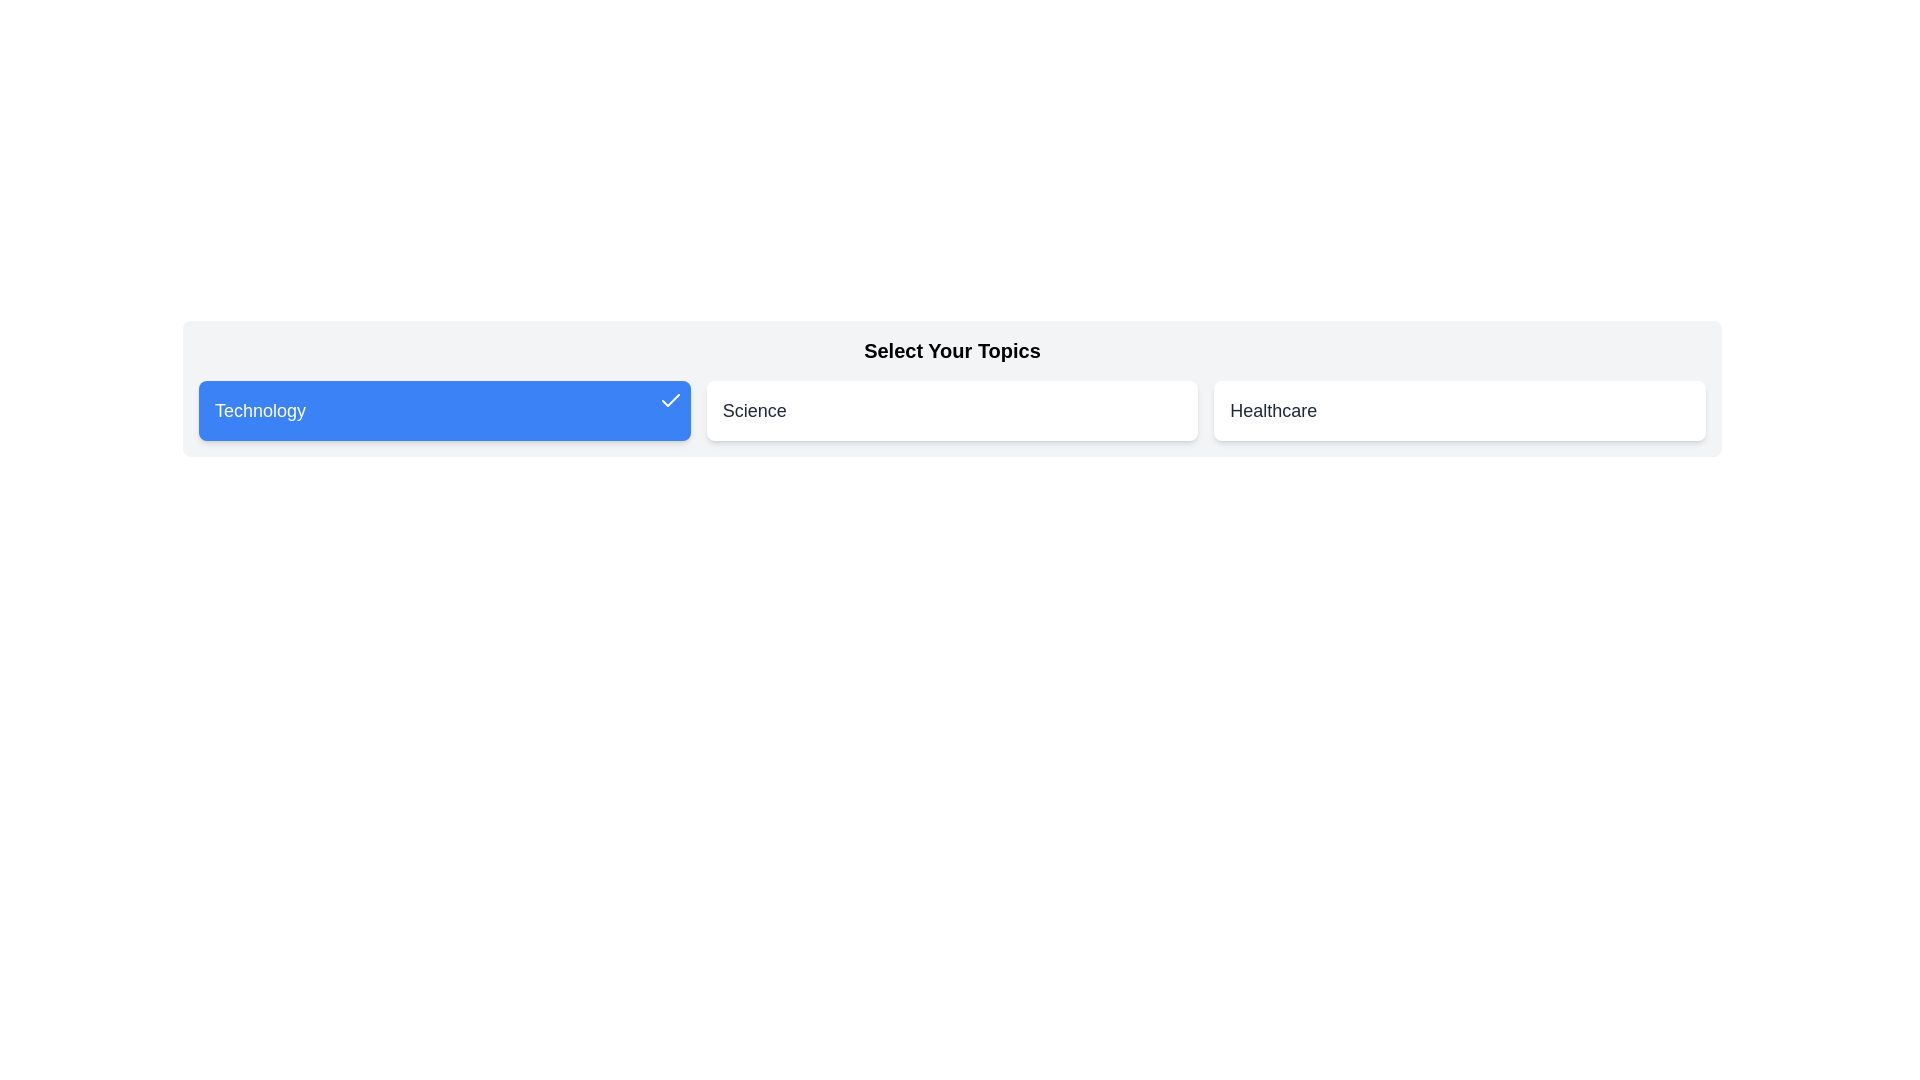 This screenshot has height=1080, width=1920. I want to click on the card labeled Healthcare to toggle its active state, so click(1460, 410).